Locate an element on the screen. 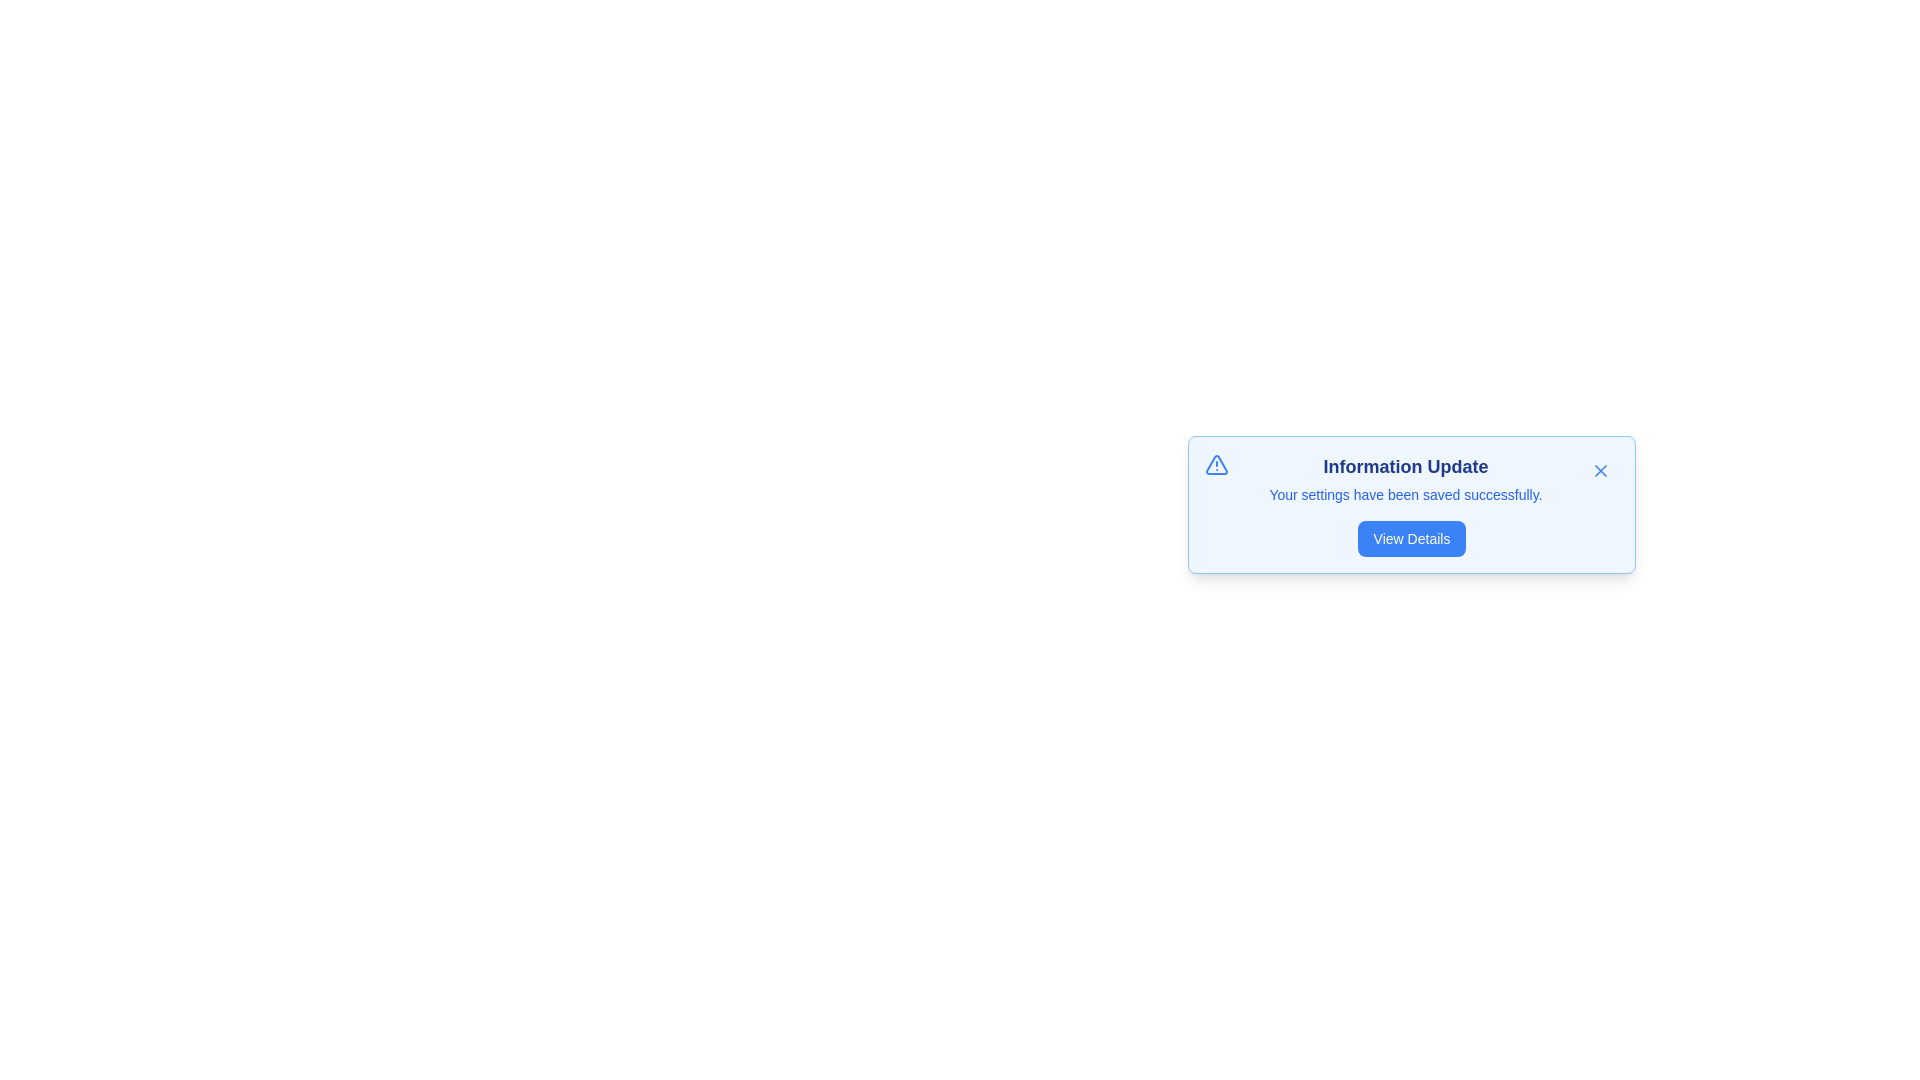 The width and height of the screenshot is (1920, 1080). the 'View Details' button to navigate to the details page is located at coordinates (1410, 538).